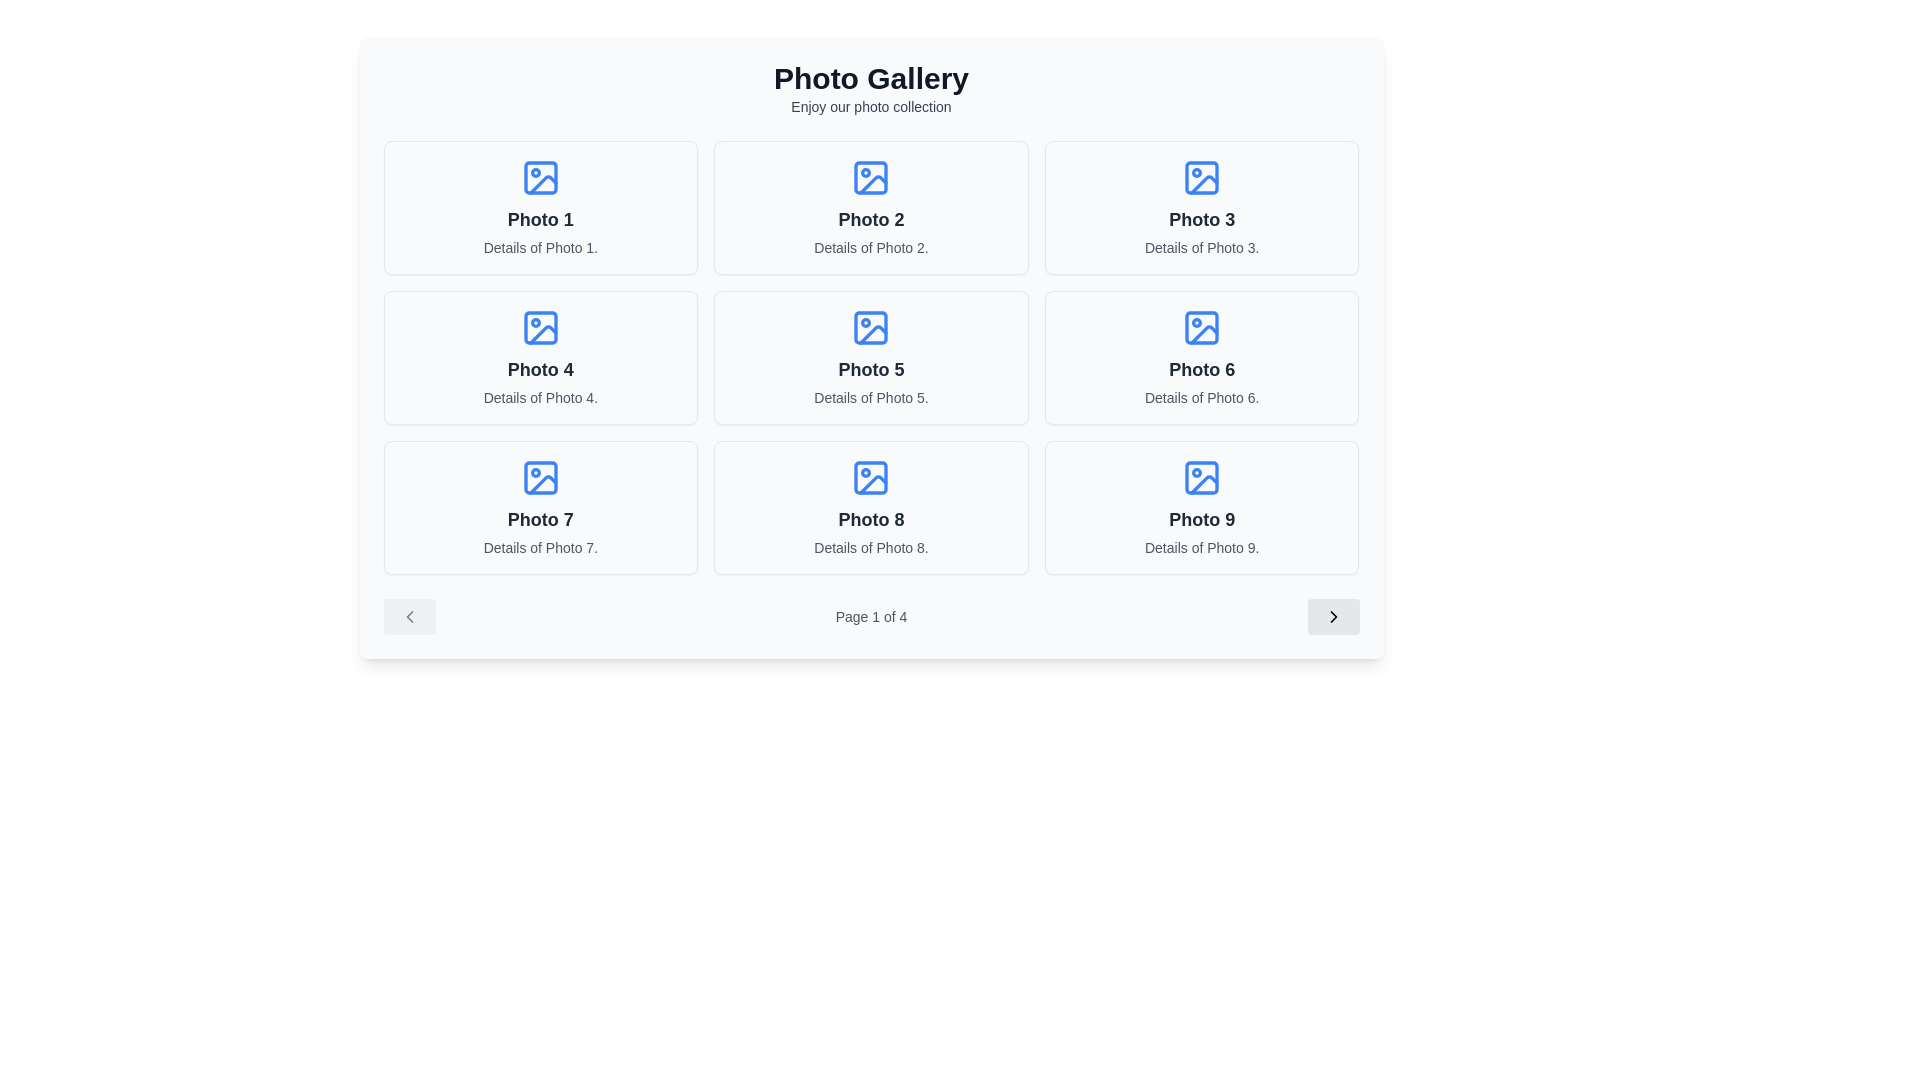 The height and width of the screenshot is (1080, 1920). Describe the element at coordinates (1333, 616) in the screenshot. I see `the navigation button located at the bottom-right corner of the interface to progress to the next page` at that location.